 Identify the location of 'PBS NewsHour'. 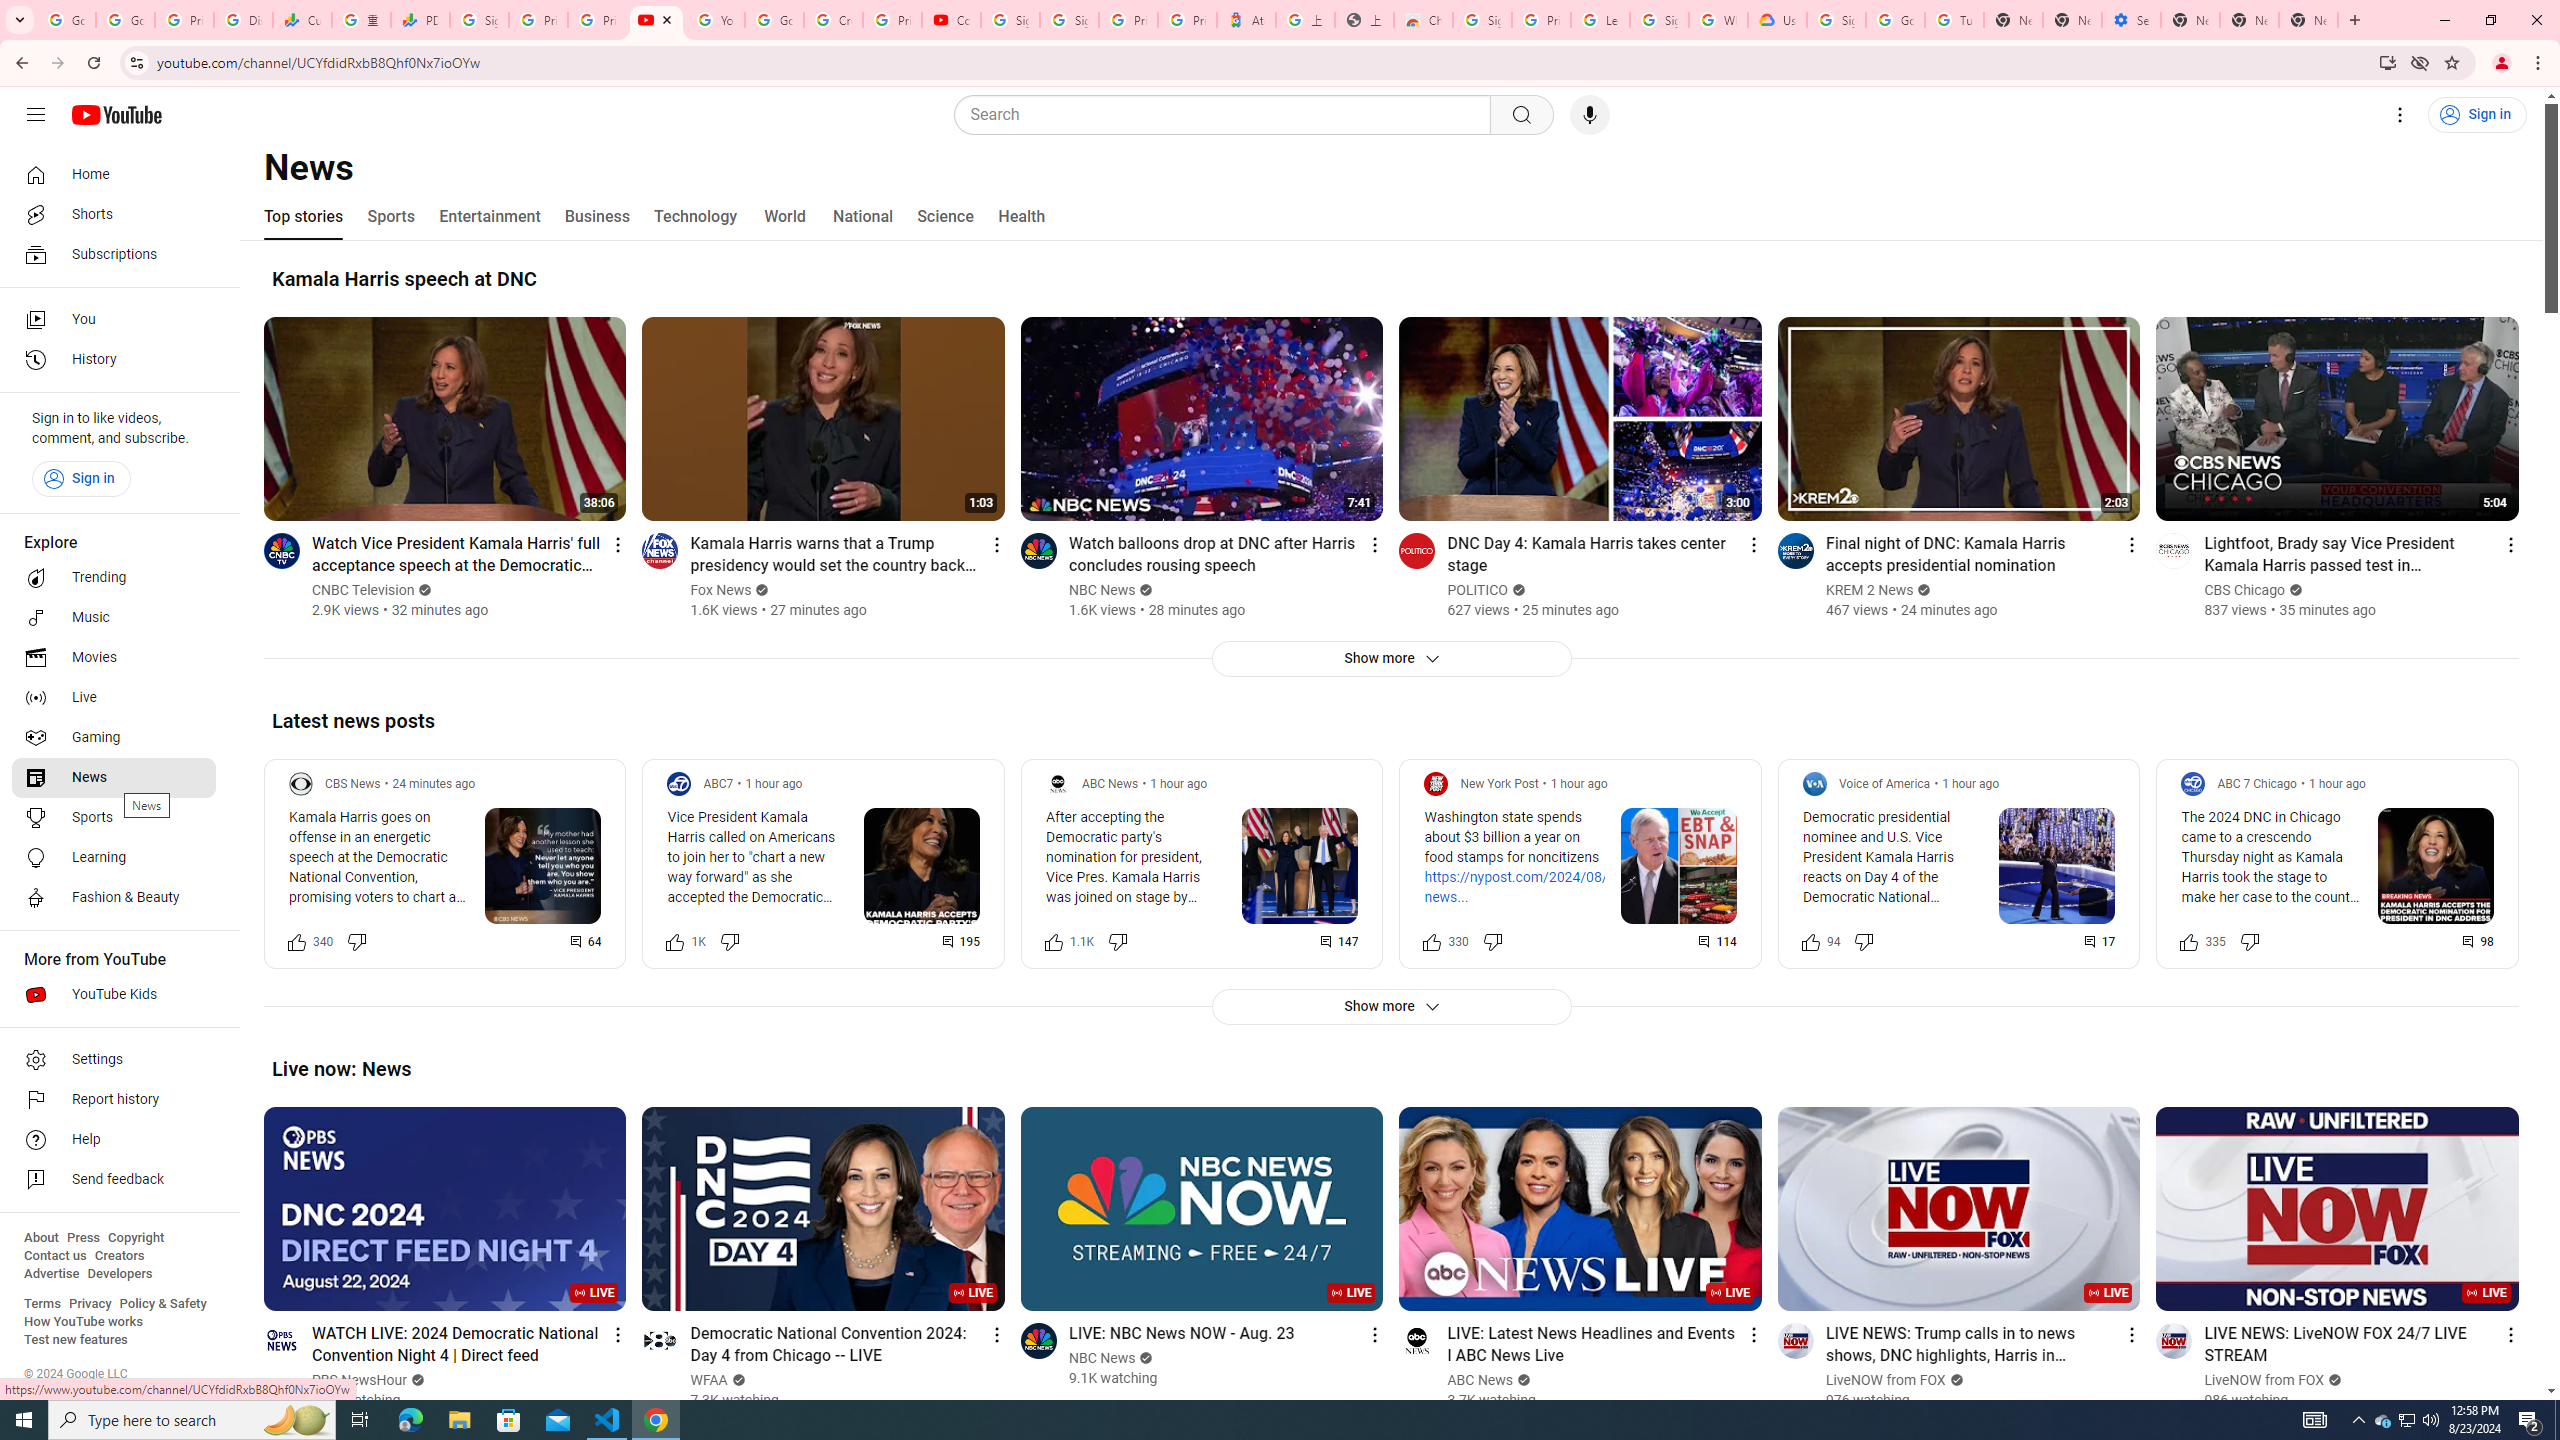
(359, 1379).